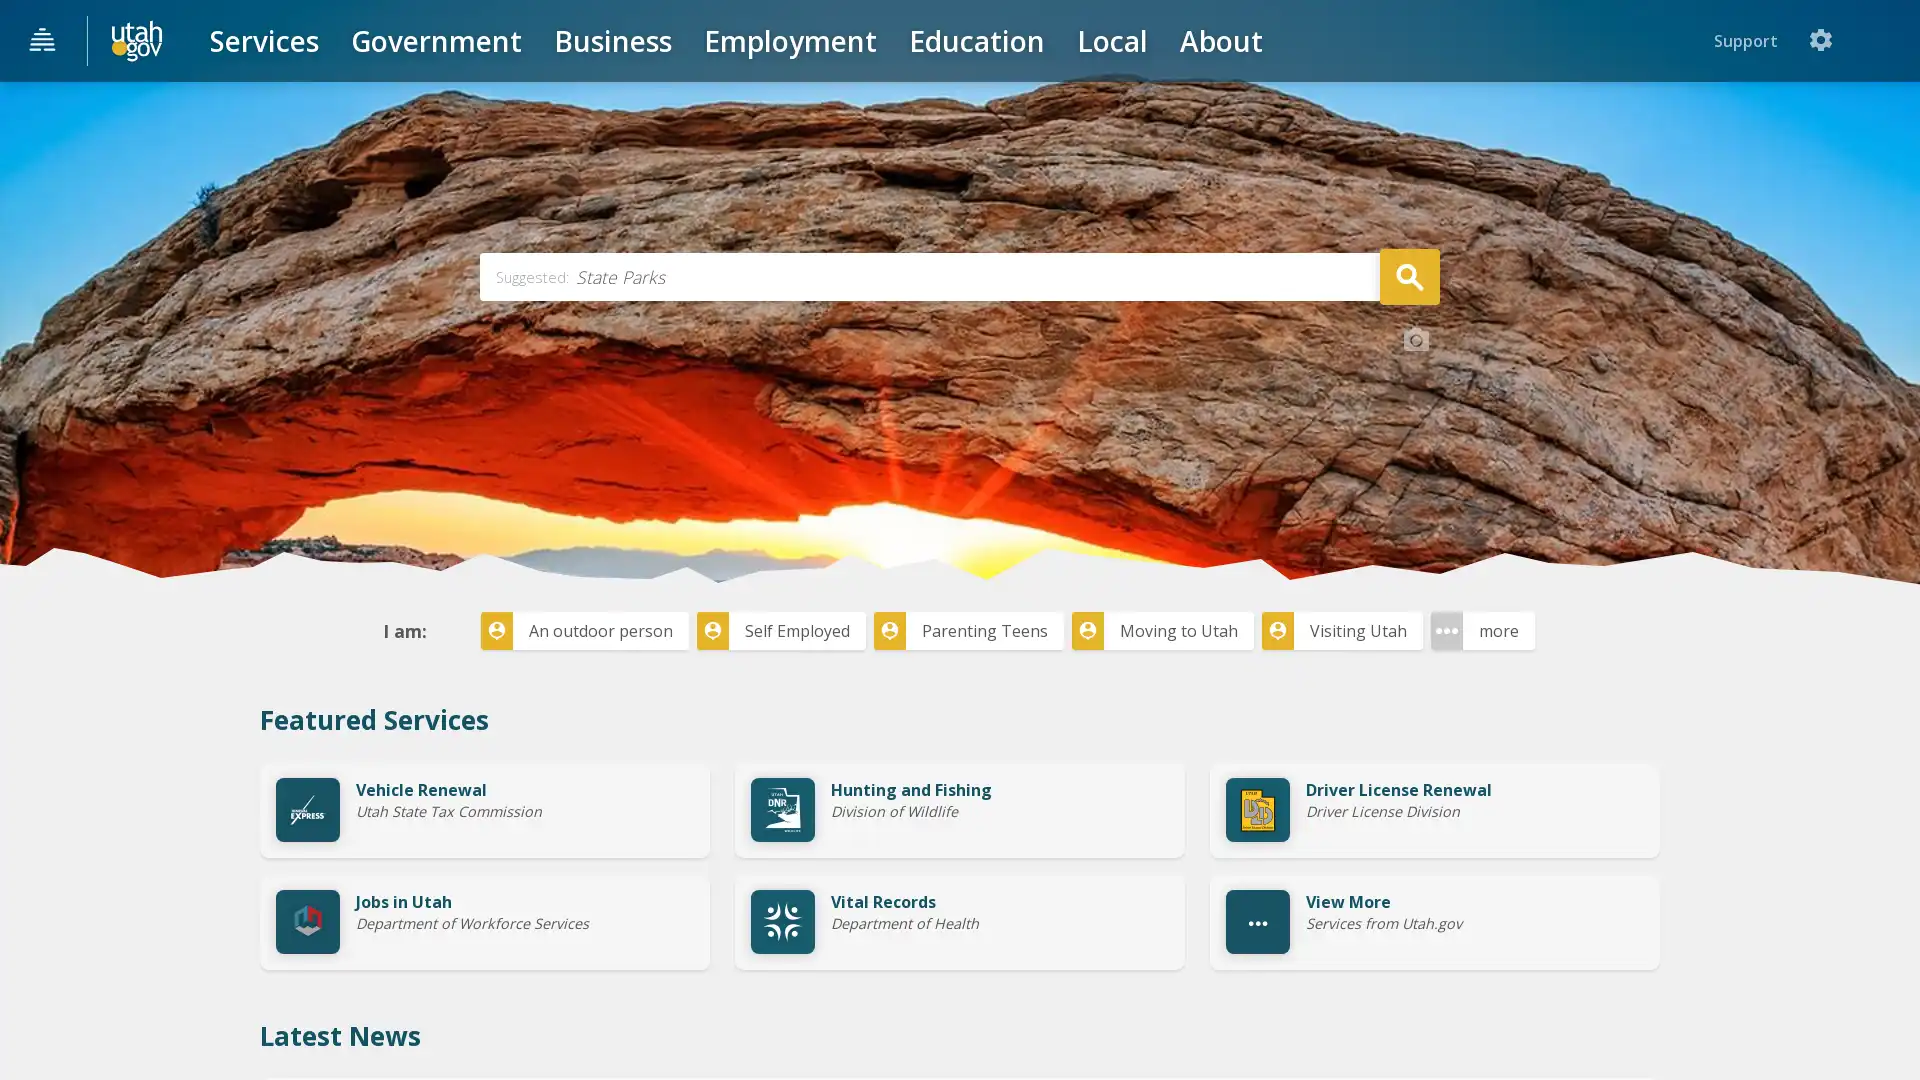 The width and height of the screenshot is (1920, 1080). I want to click on Menu, so click(43, 41).